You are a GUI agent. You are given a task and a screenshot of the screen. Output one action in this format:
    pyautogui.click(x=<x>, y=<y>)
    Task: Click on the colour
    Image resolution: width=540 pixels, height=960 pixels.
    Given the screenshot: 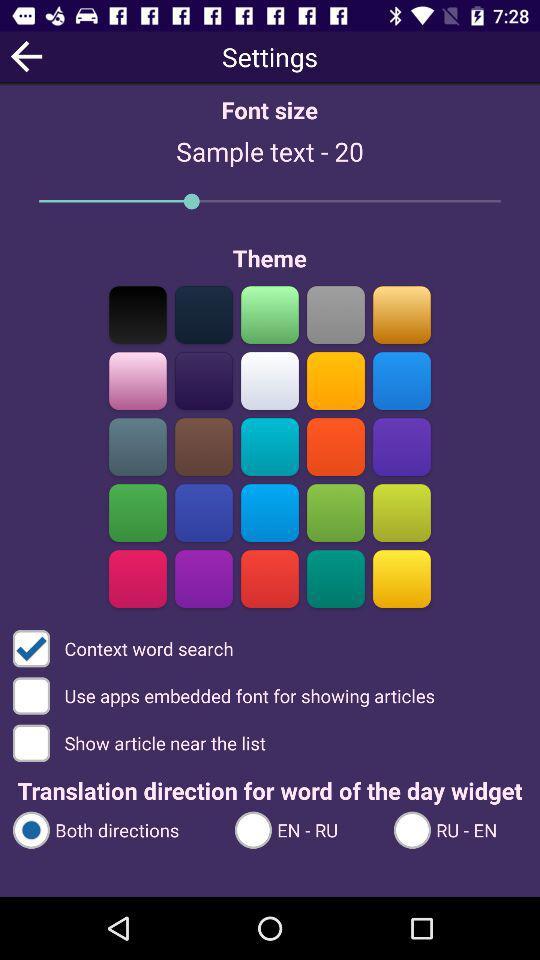 What is the action you would take?
    pyautogui.click(x=137, y=314)
    